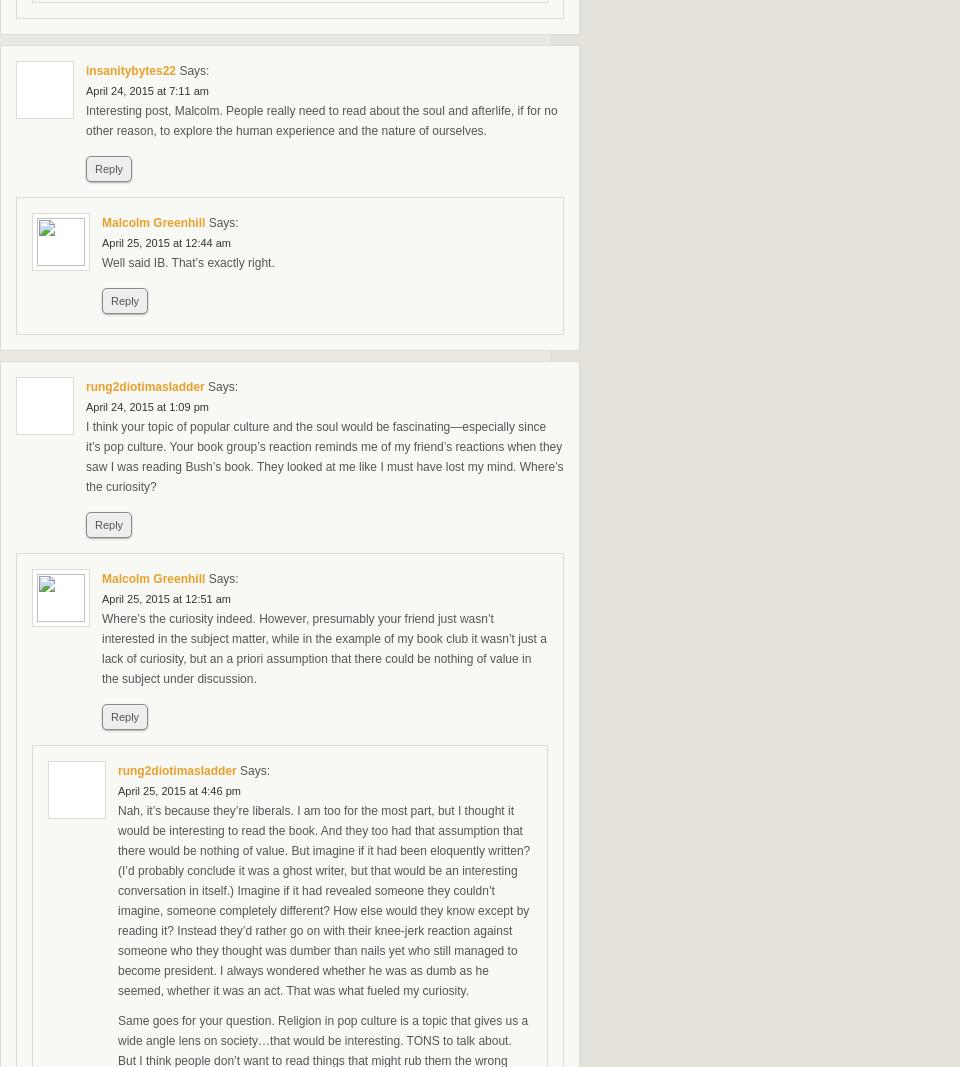 The width and height of the screenshot is (960, 1067). Describe the element at coordinates (165, 599) in the screenshot. I see `'April 25, 2015 at 12:51 am'` at that location.